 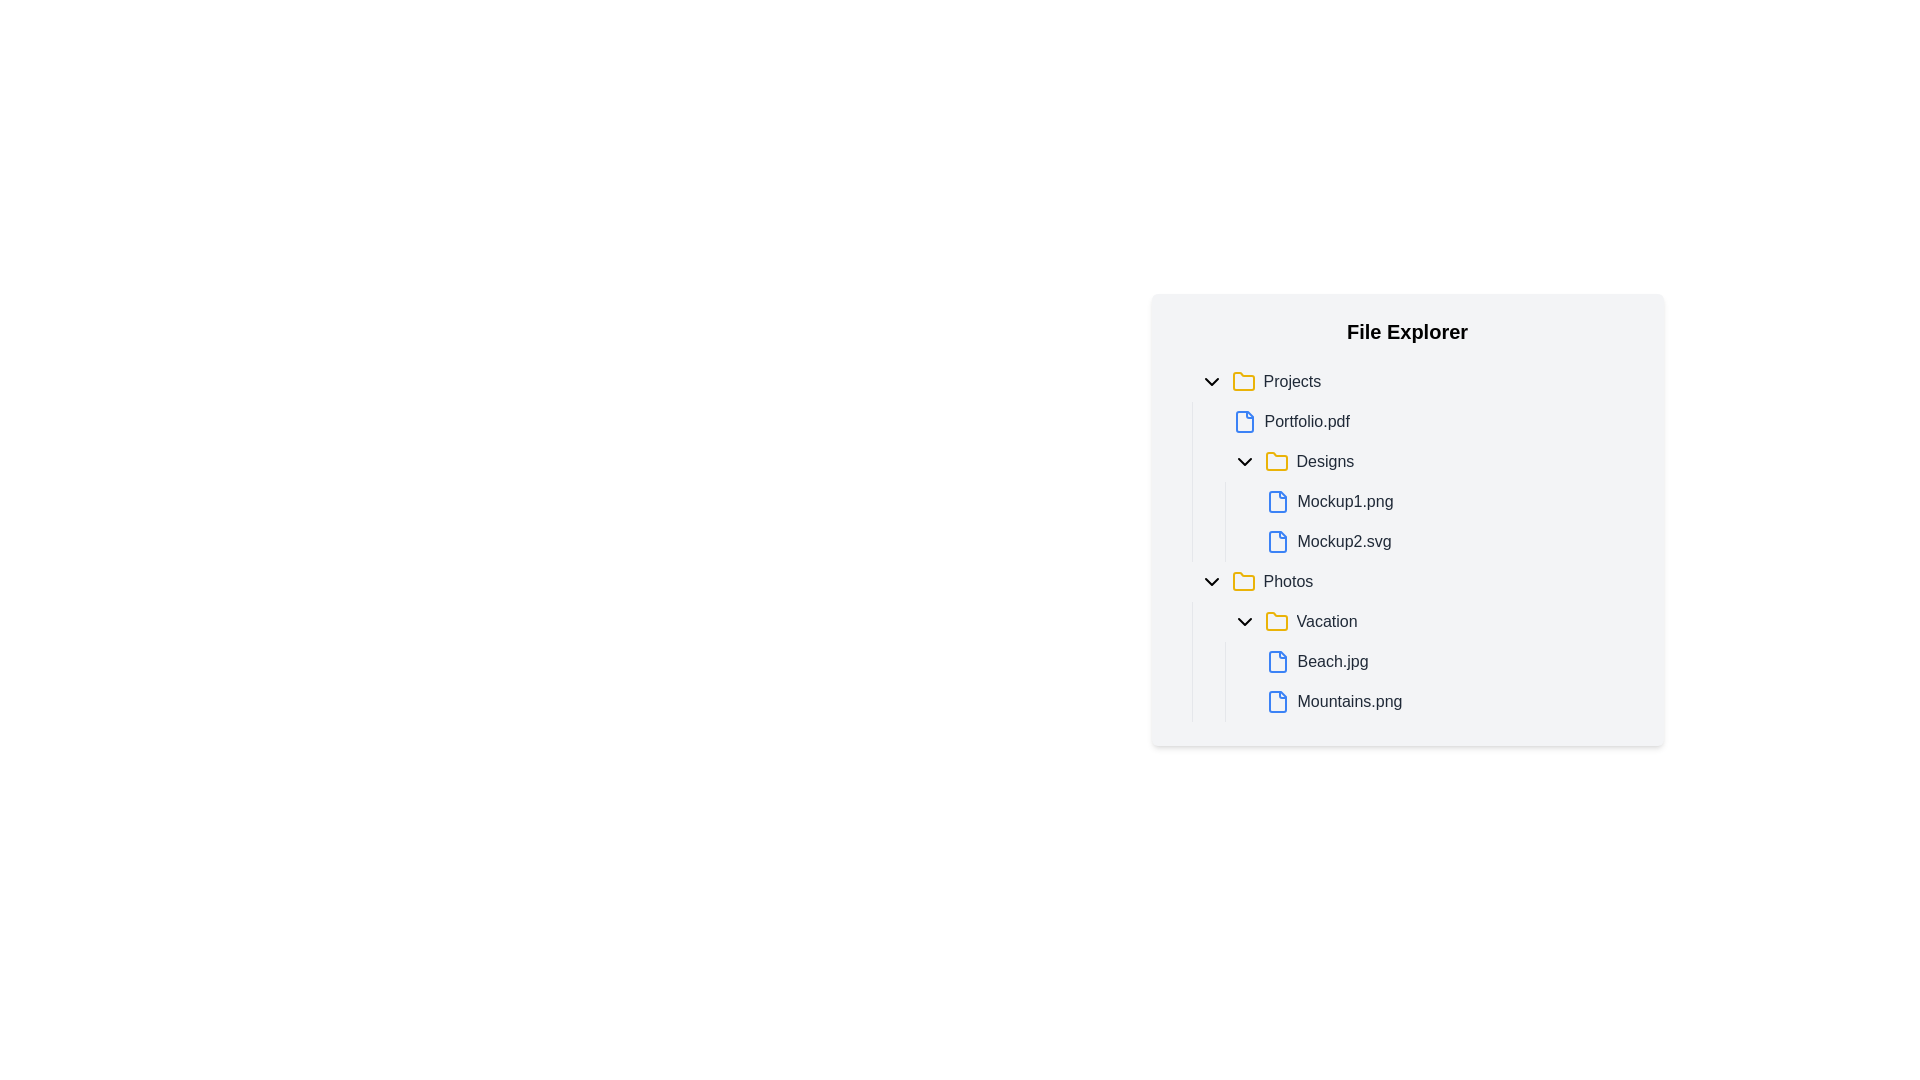 What do you see at coordinates (1275, 620) in the screenshot?
I see `the yellow folder icon with rounded edges adjacent` at bounding box center [1275, 620].